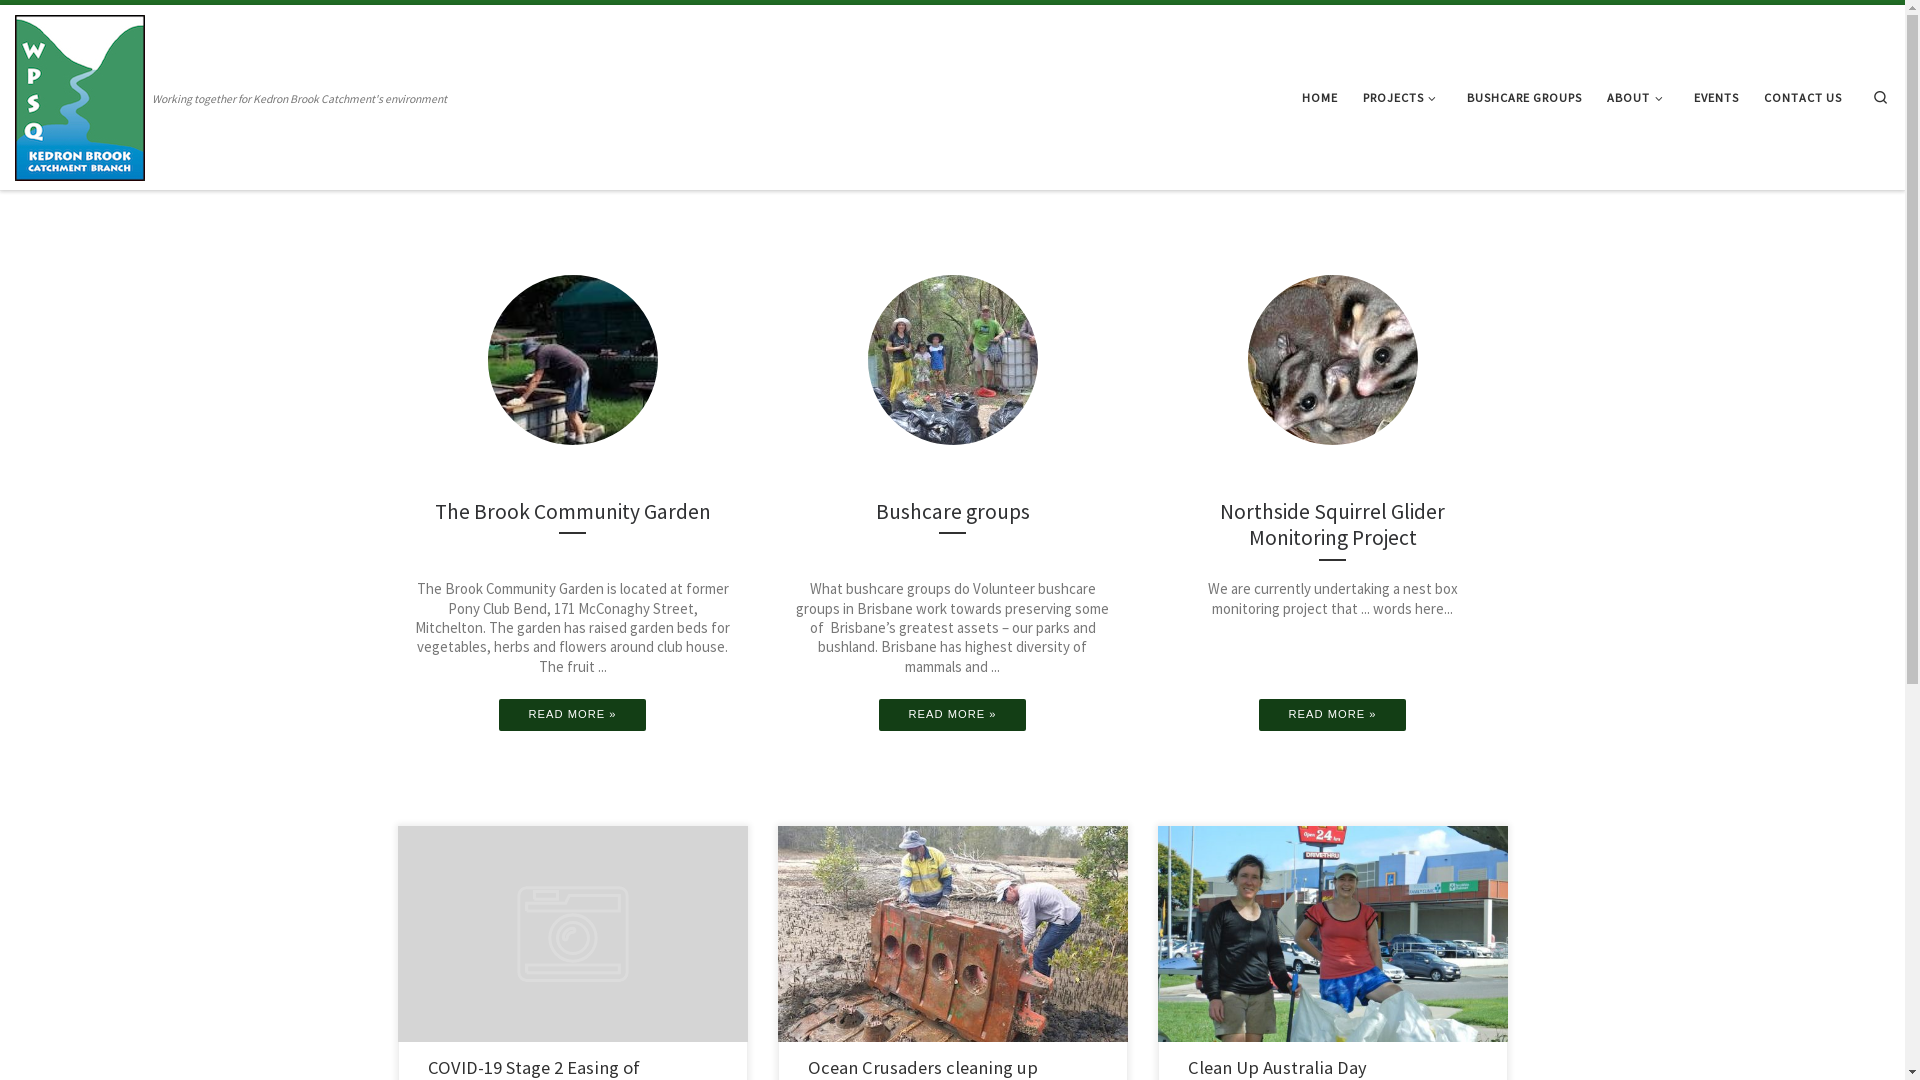  I want to click on 'CONTACT US', so click(1803, 97).